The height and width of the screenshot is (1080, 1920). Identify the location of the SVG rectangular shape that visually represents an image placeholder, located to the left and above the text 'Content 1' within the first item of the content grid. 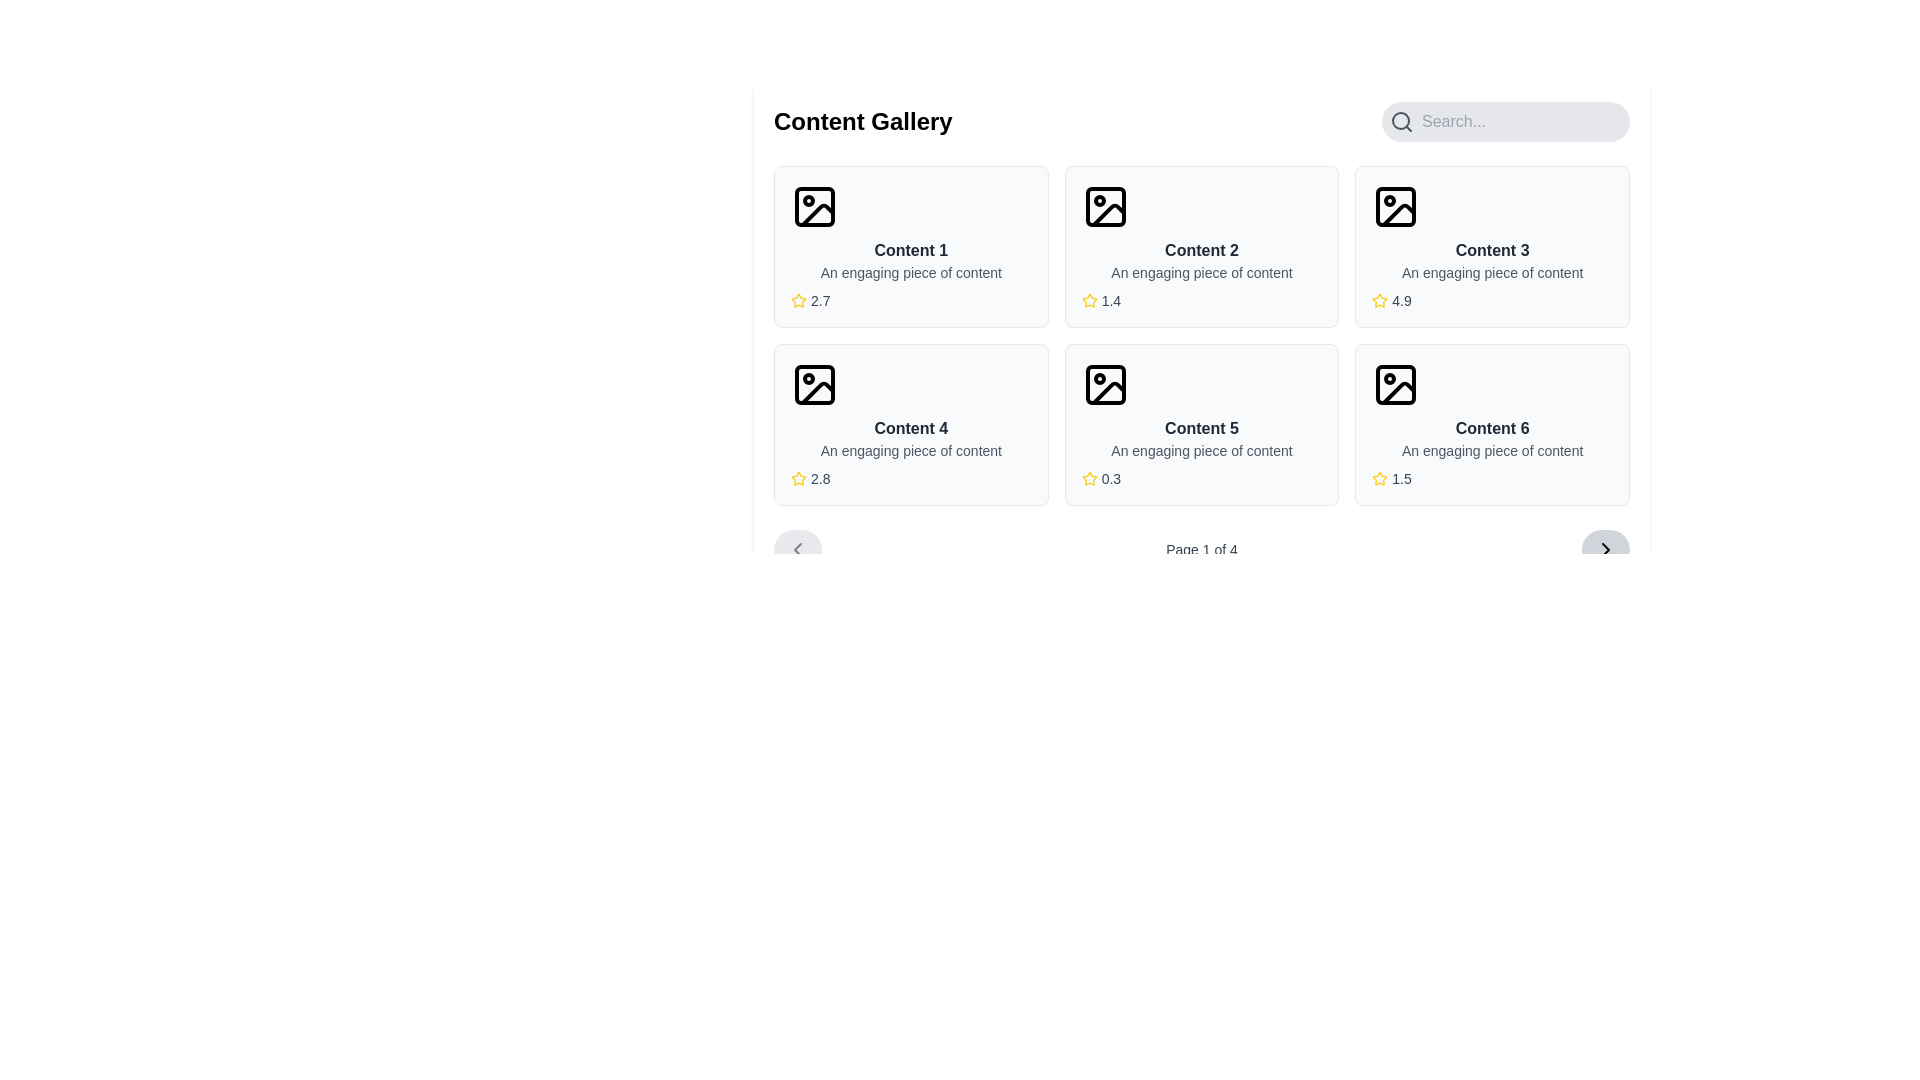
(815, 207).